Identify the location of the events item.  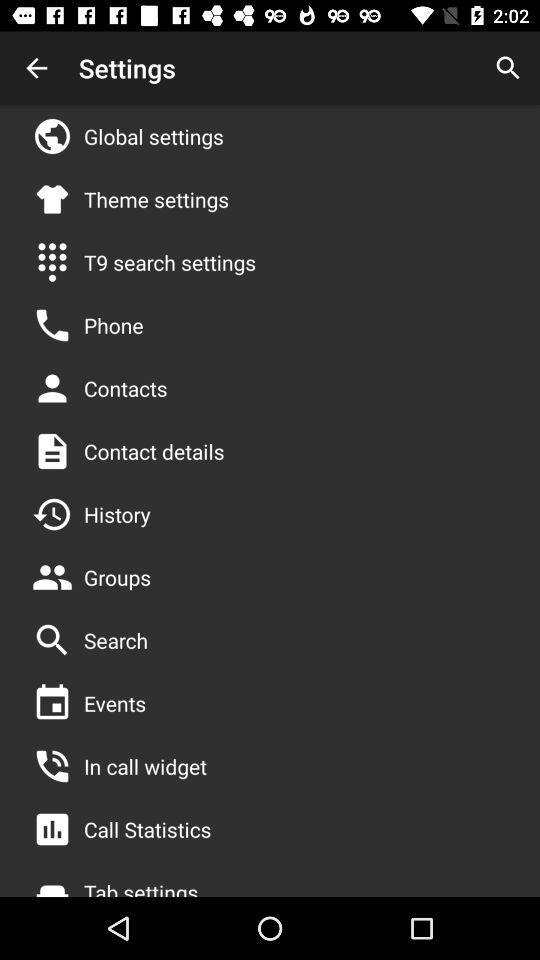
(115, 703).